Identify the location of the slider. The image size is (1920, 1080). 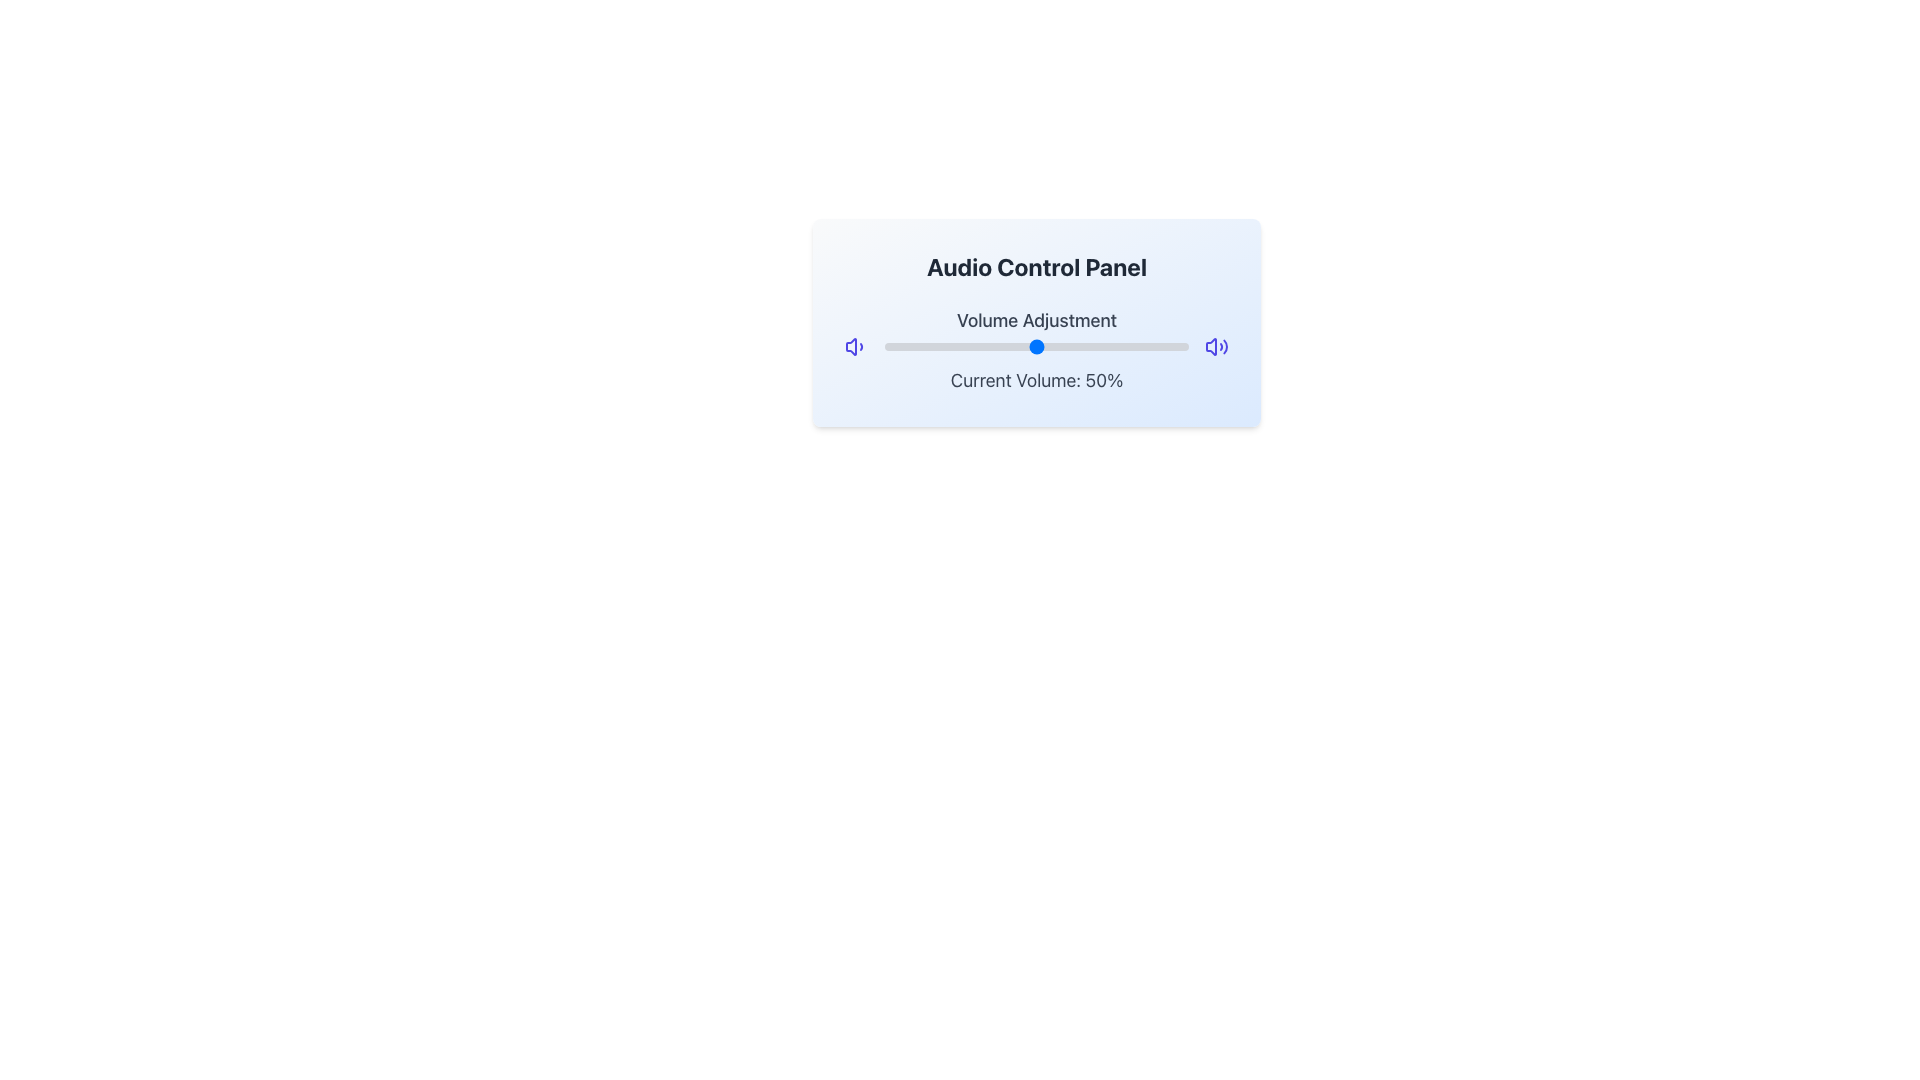
(899, 346).